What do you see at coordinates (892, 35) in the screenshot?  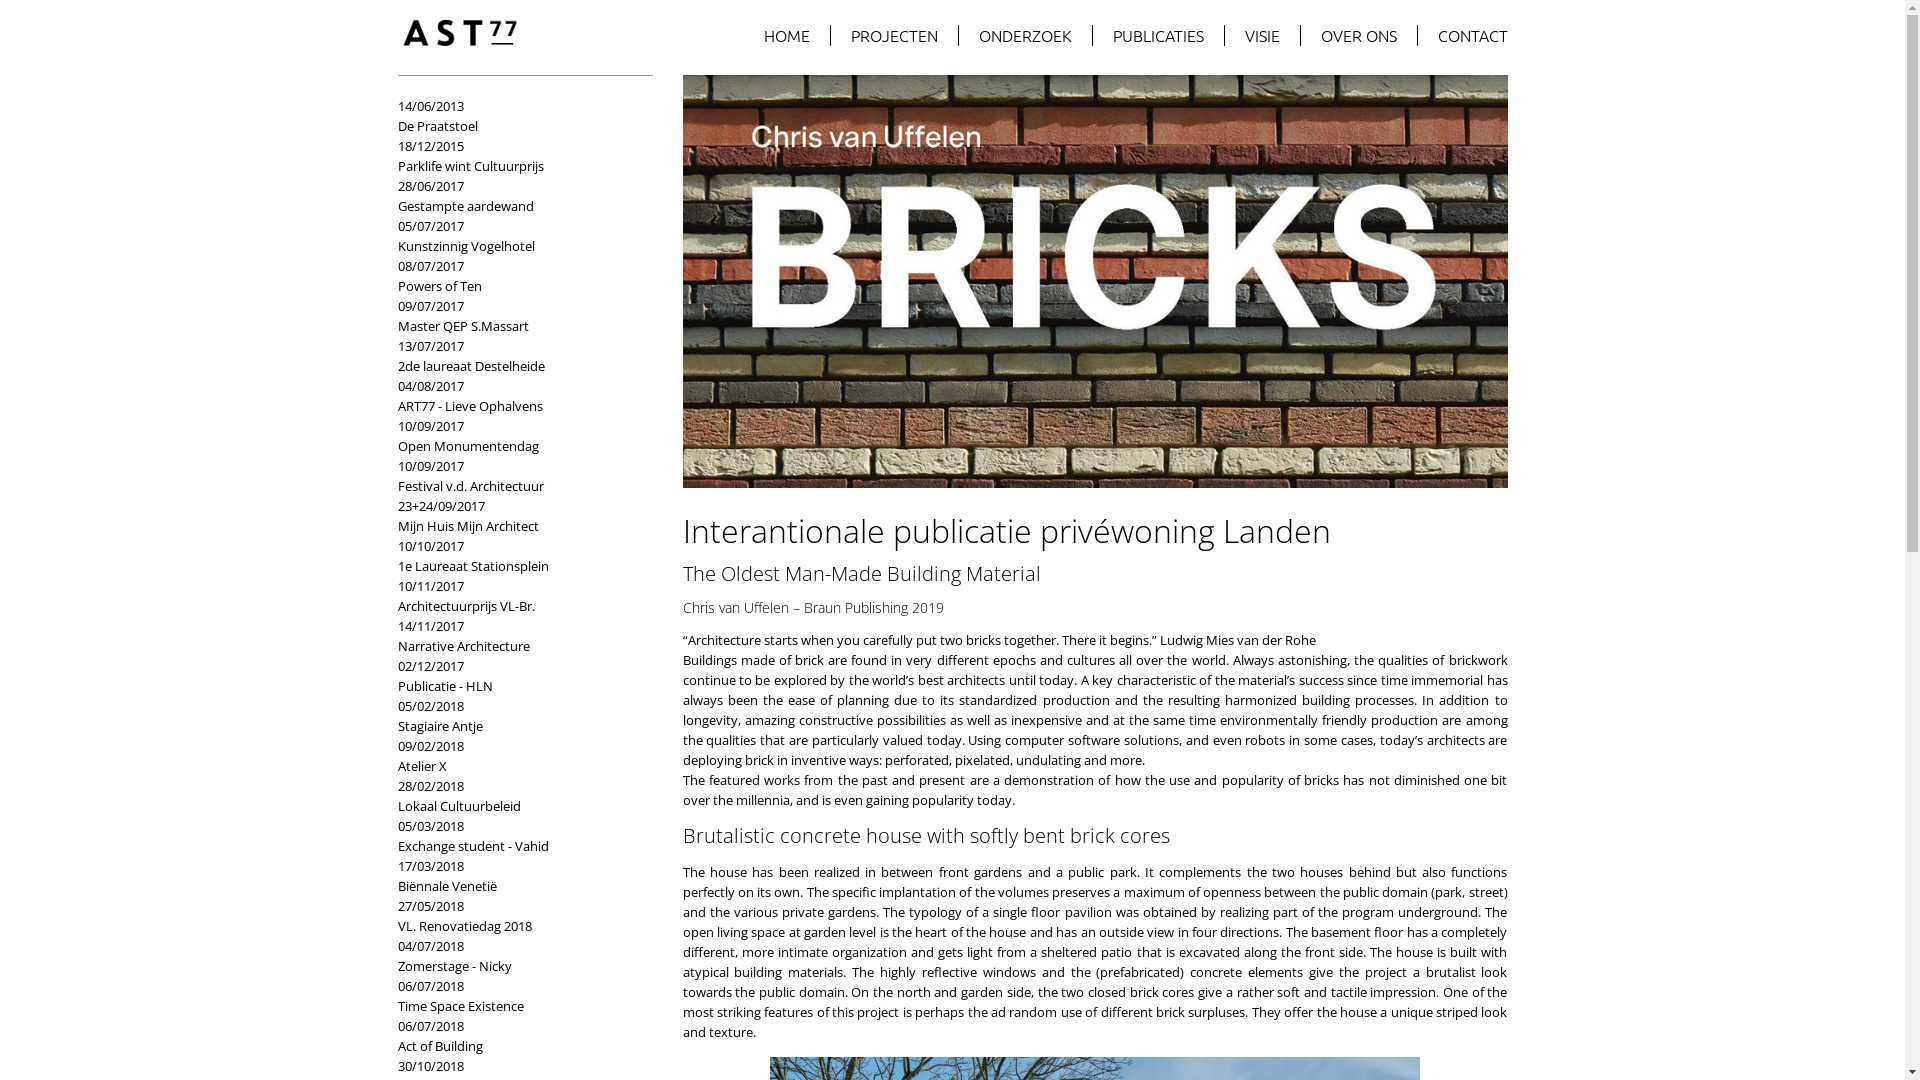 I see `'PROJECTEN'` at bounding box center [892, 35].